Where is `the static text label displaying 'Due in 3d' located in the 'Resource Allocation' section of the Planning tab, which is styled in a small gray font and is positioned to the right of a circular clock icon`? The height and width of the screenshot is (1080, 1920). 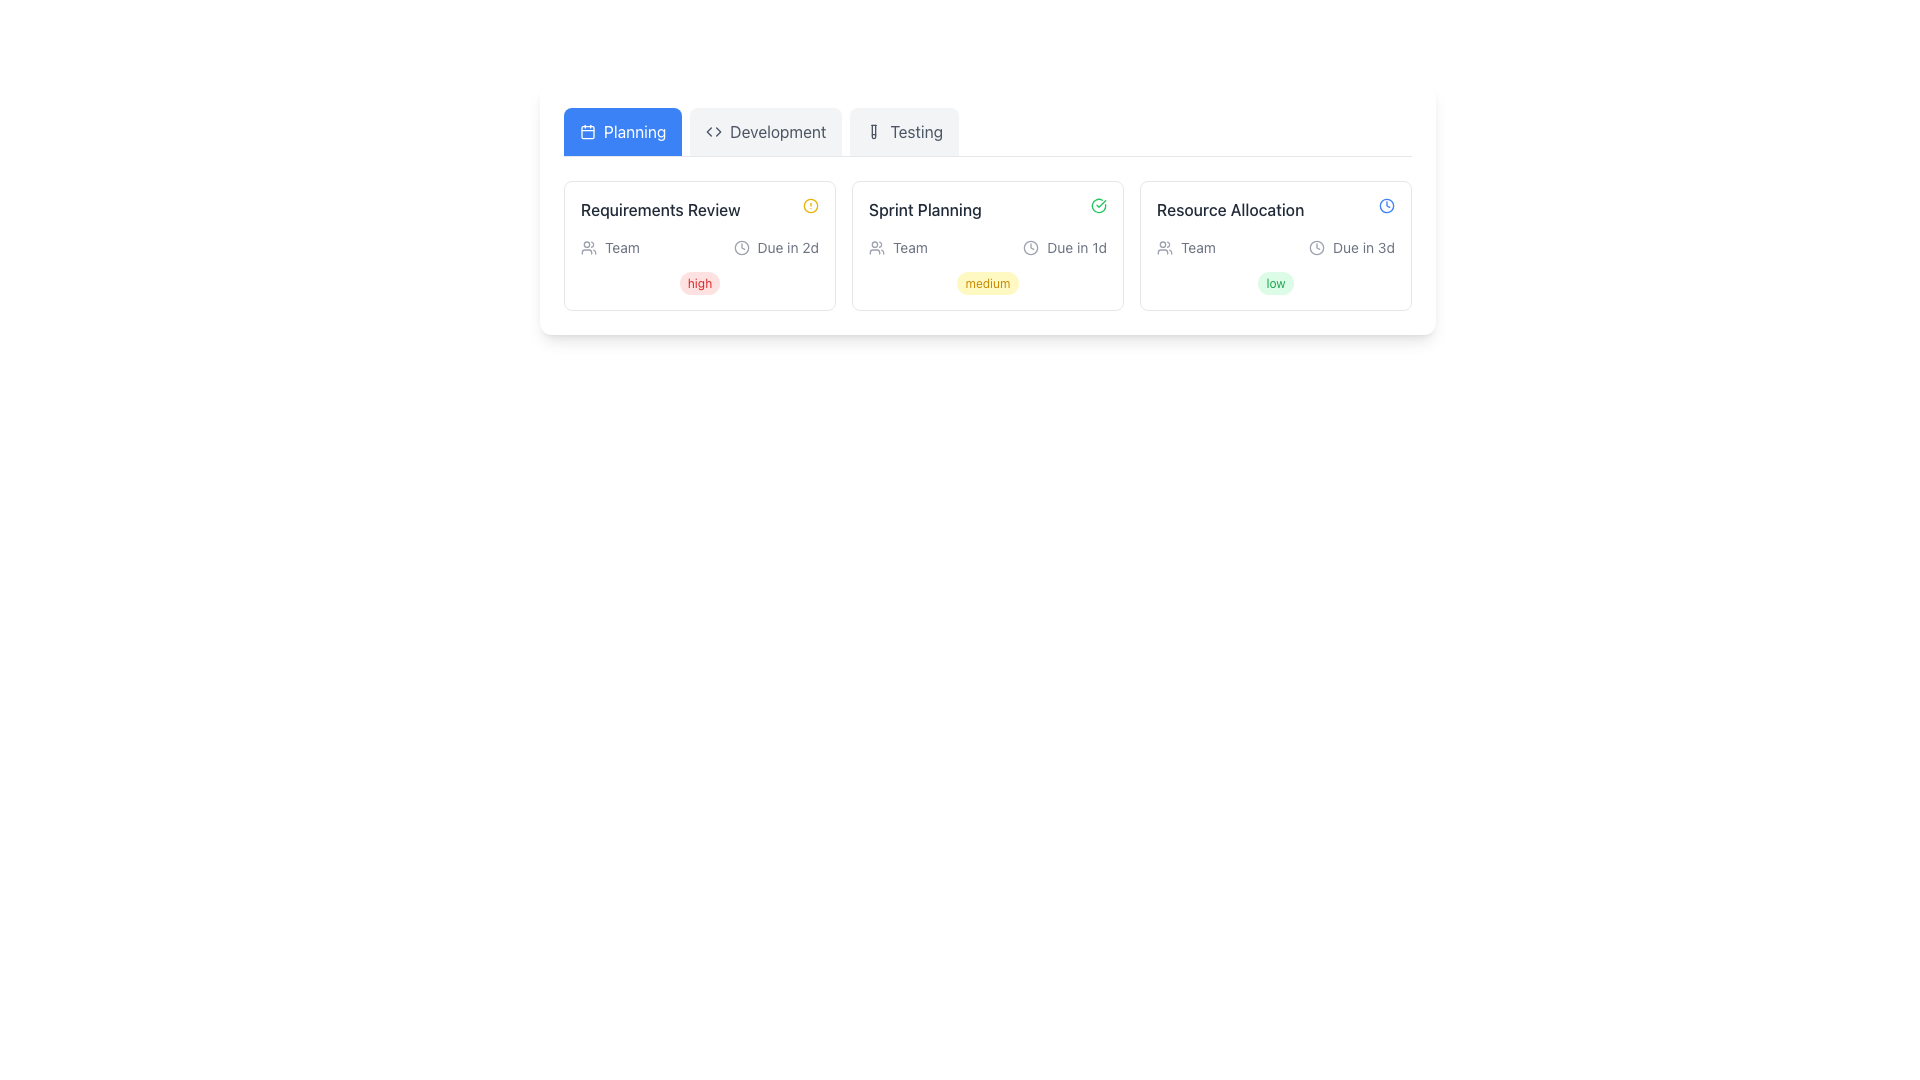 the static text label displaying 'Due in 3d' located in the 'Resource Allocation' section of the Planning tab, which is styled in a small gray font and is positioned to the right of a circular clock icon is located at coordinates (1362, 246).